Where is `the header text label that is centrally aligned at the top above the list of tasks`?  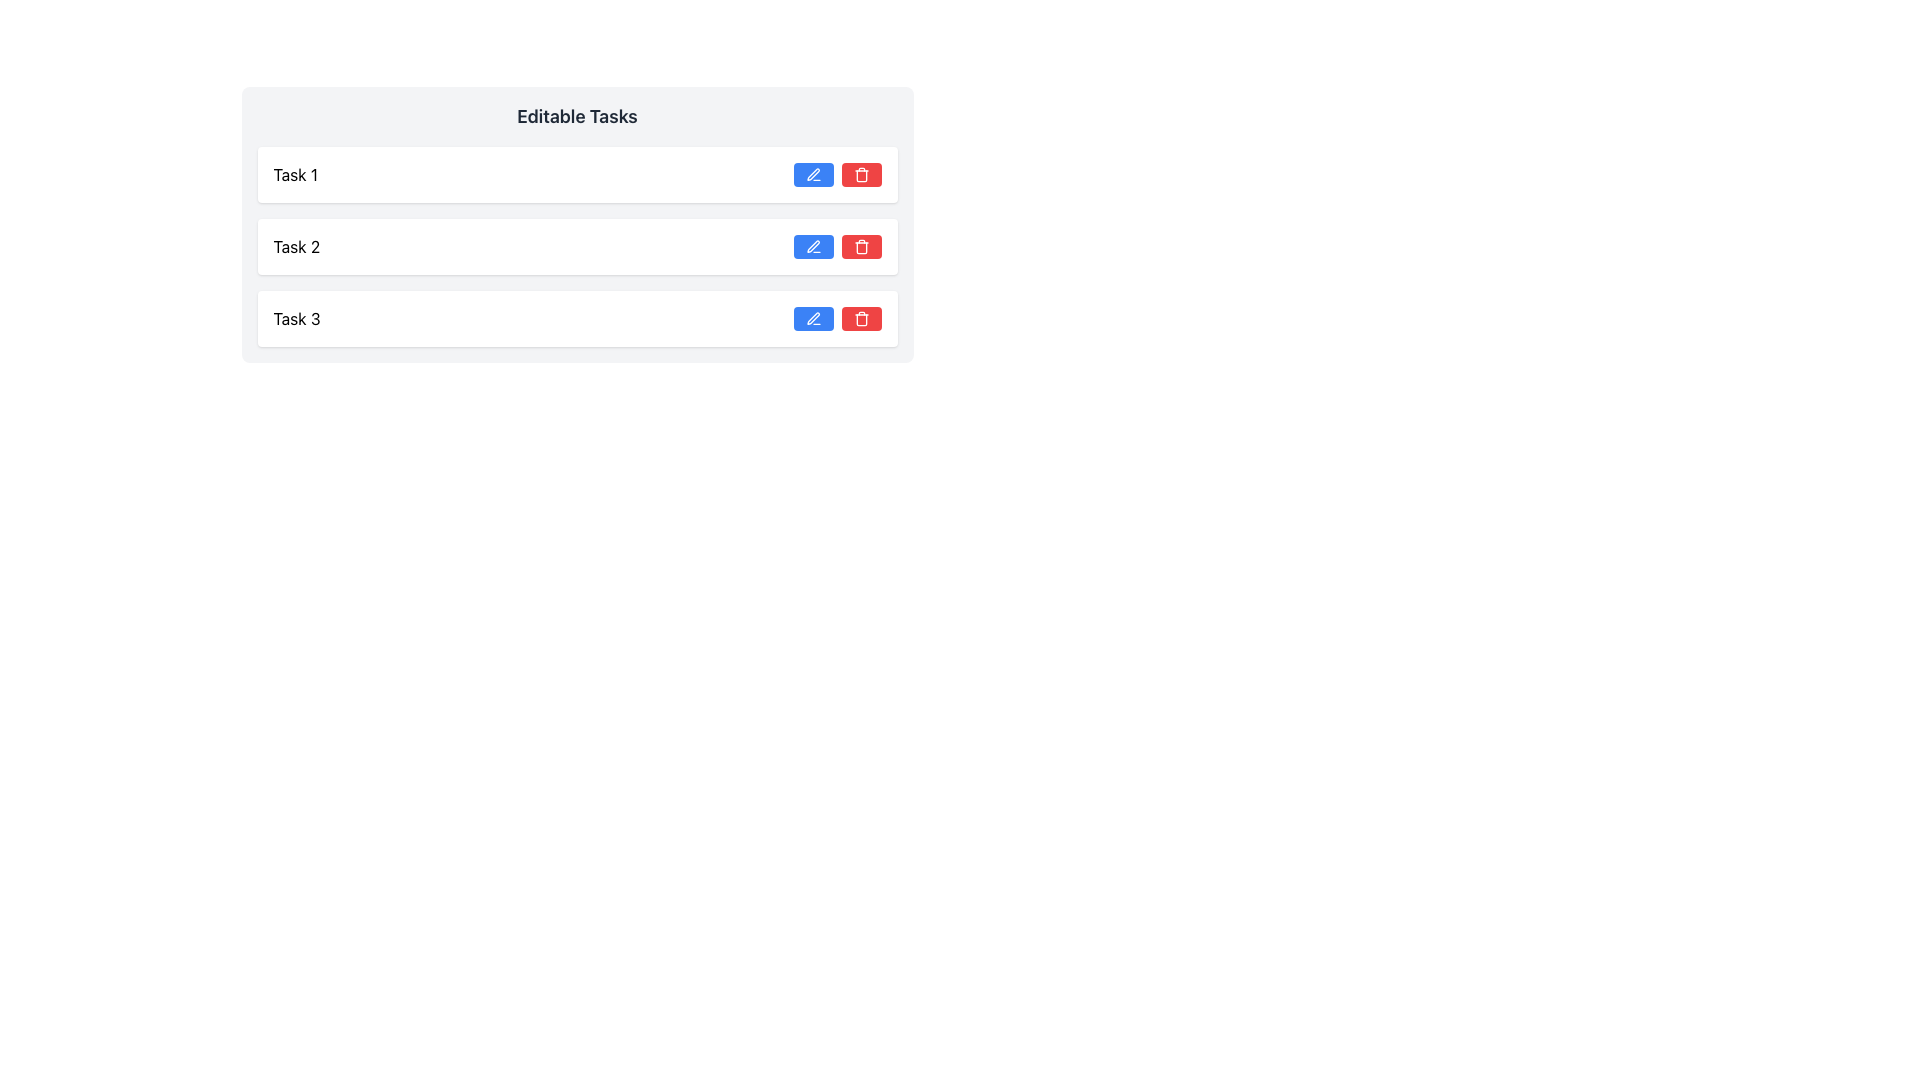 the header text label that is centrally aligned at the top above the list of tasks is located at coordinates (576, 116).